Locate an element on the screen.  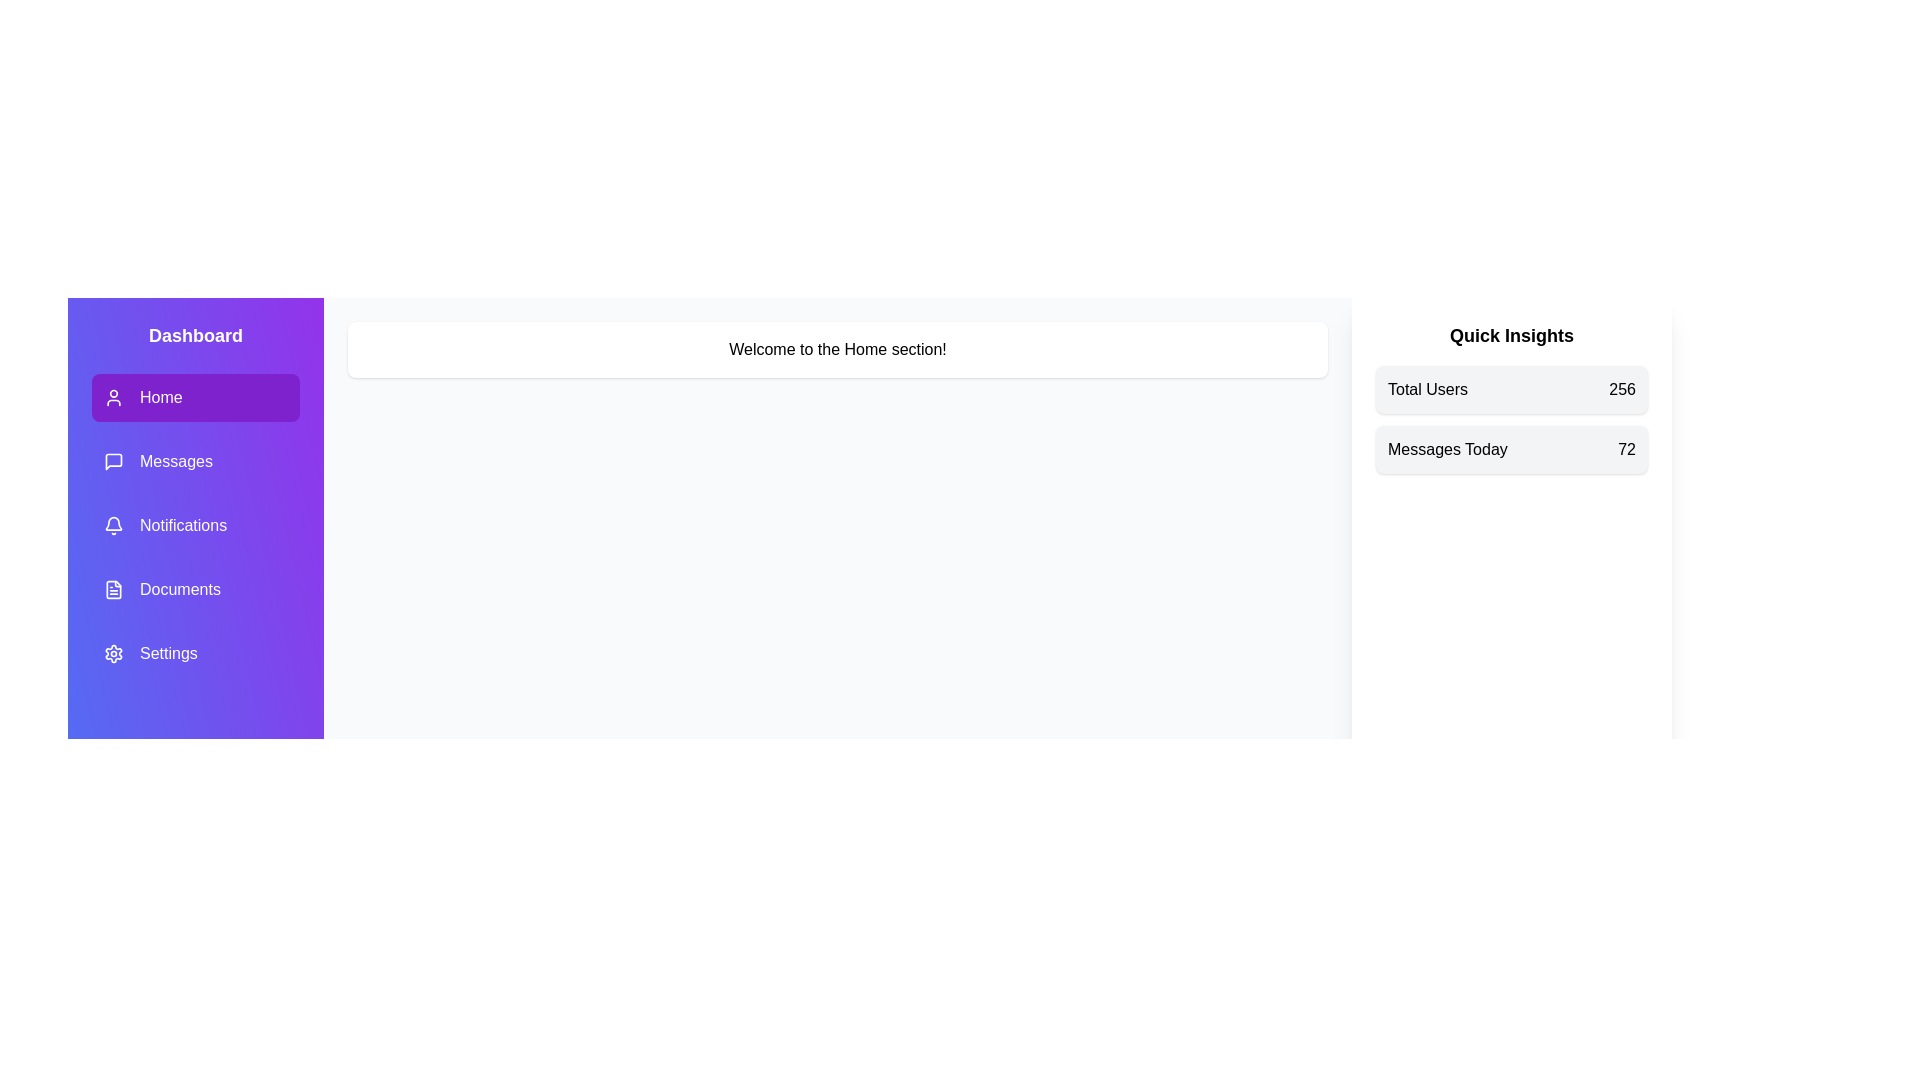
the icon resembling a square speech bubble next to the 'Messages' label in the vertical navigation menu on the left side of the interface is located at coordinates (113, 462).